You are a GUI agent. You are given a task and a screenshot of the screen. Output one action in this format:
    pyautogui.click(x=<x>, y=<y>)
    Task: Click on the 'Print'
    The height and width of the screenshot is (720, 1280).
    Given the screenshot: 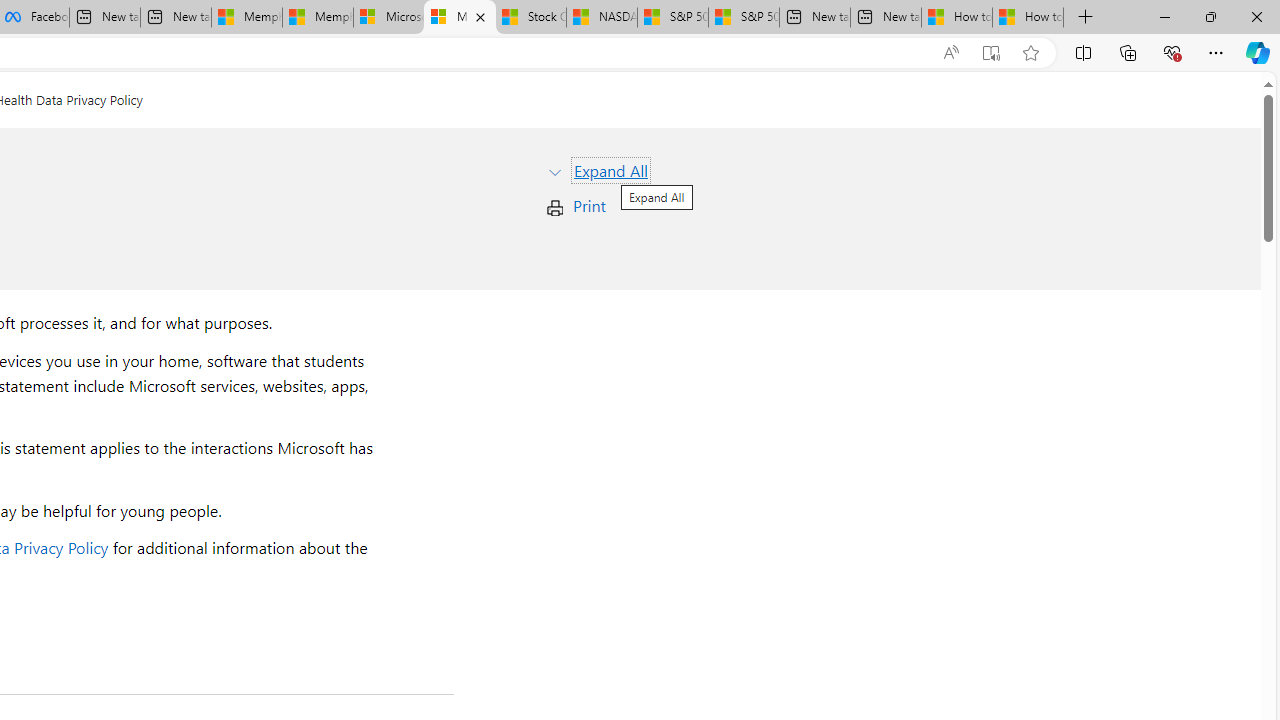 What is the action you would take?
    pyautogui.click(x=588, y=205)
    